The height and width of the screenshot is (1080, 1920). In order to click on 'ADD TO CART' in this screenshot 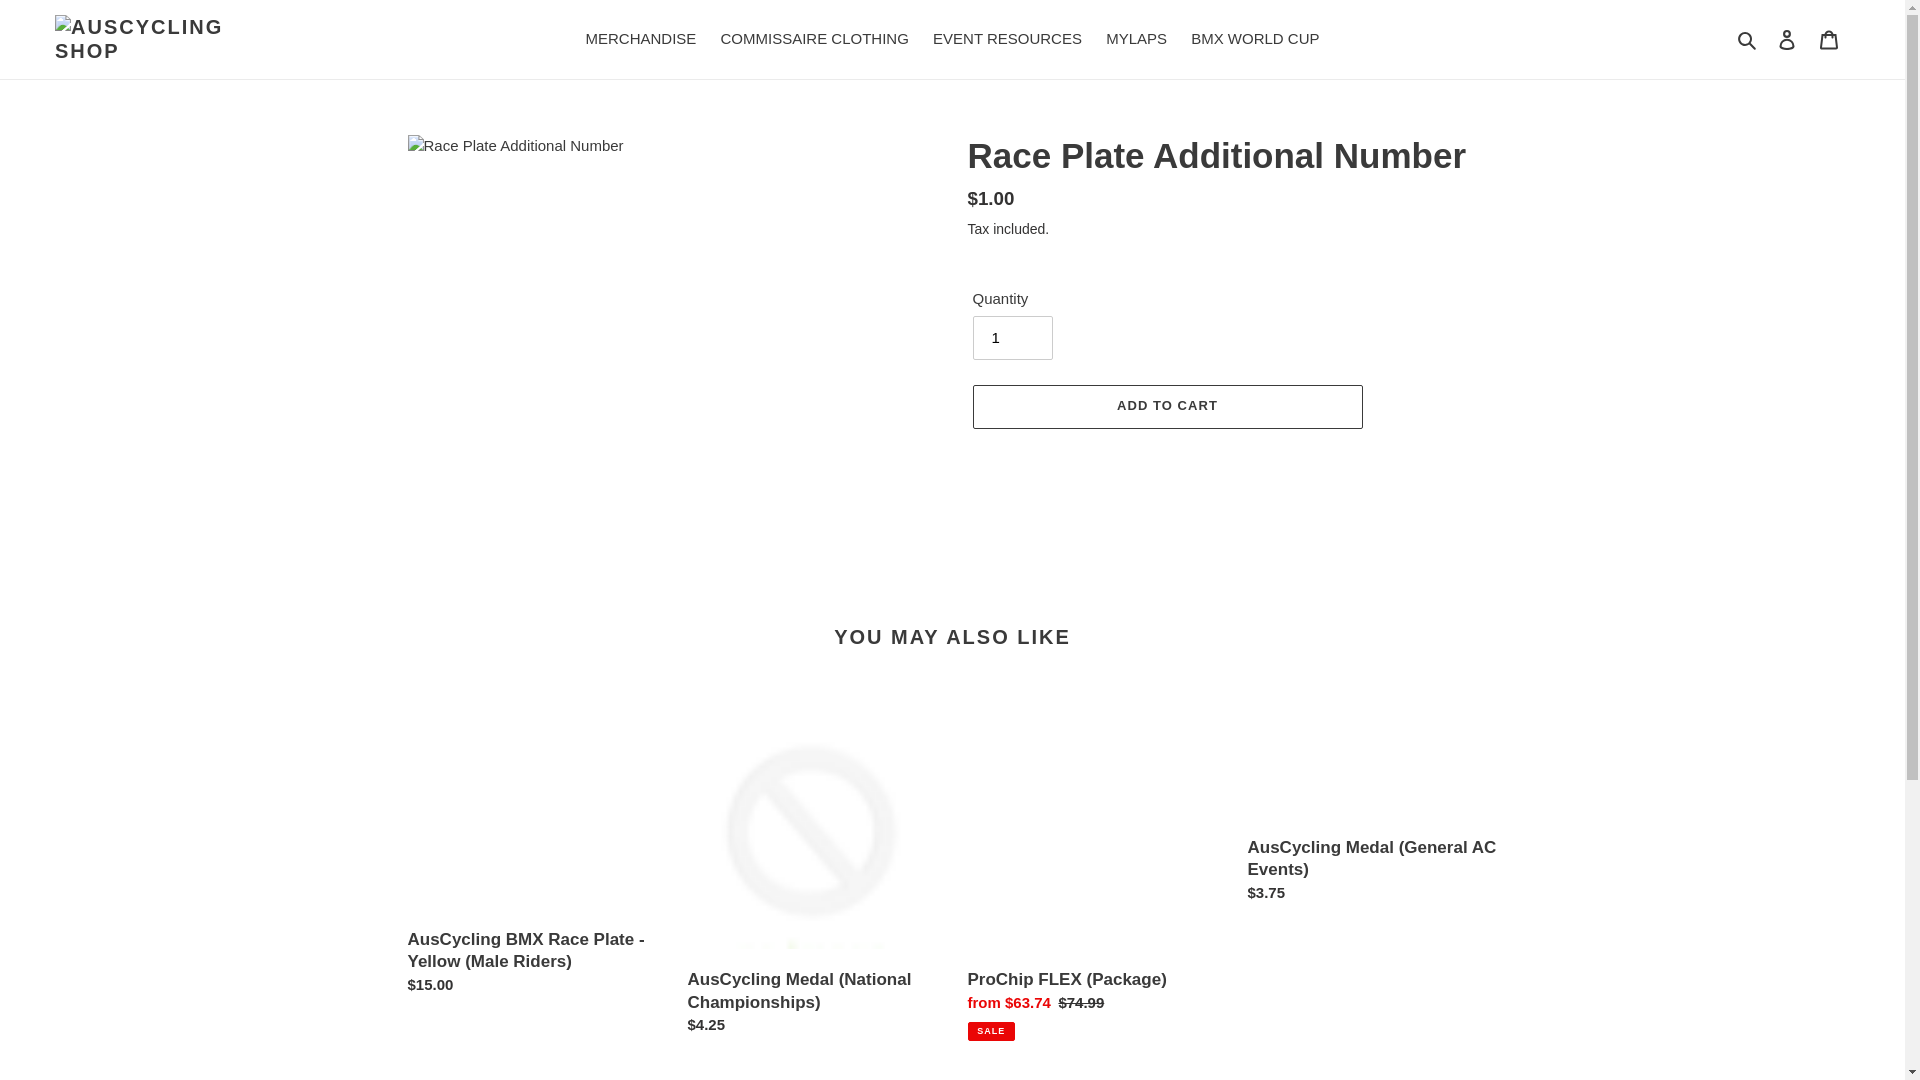, I will do `click(1166, 406)`.